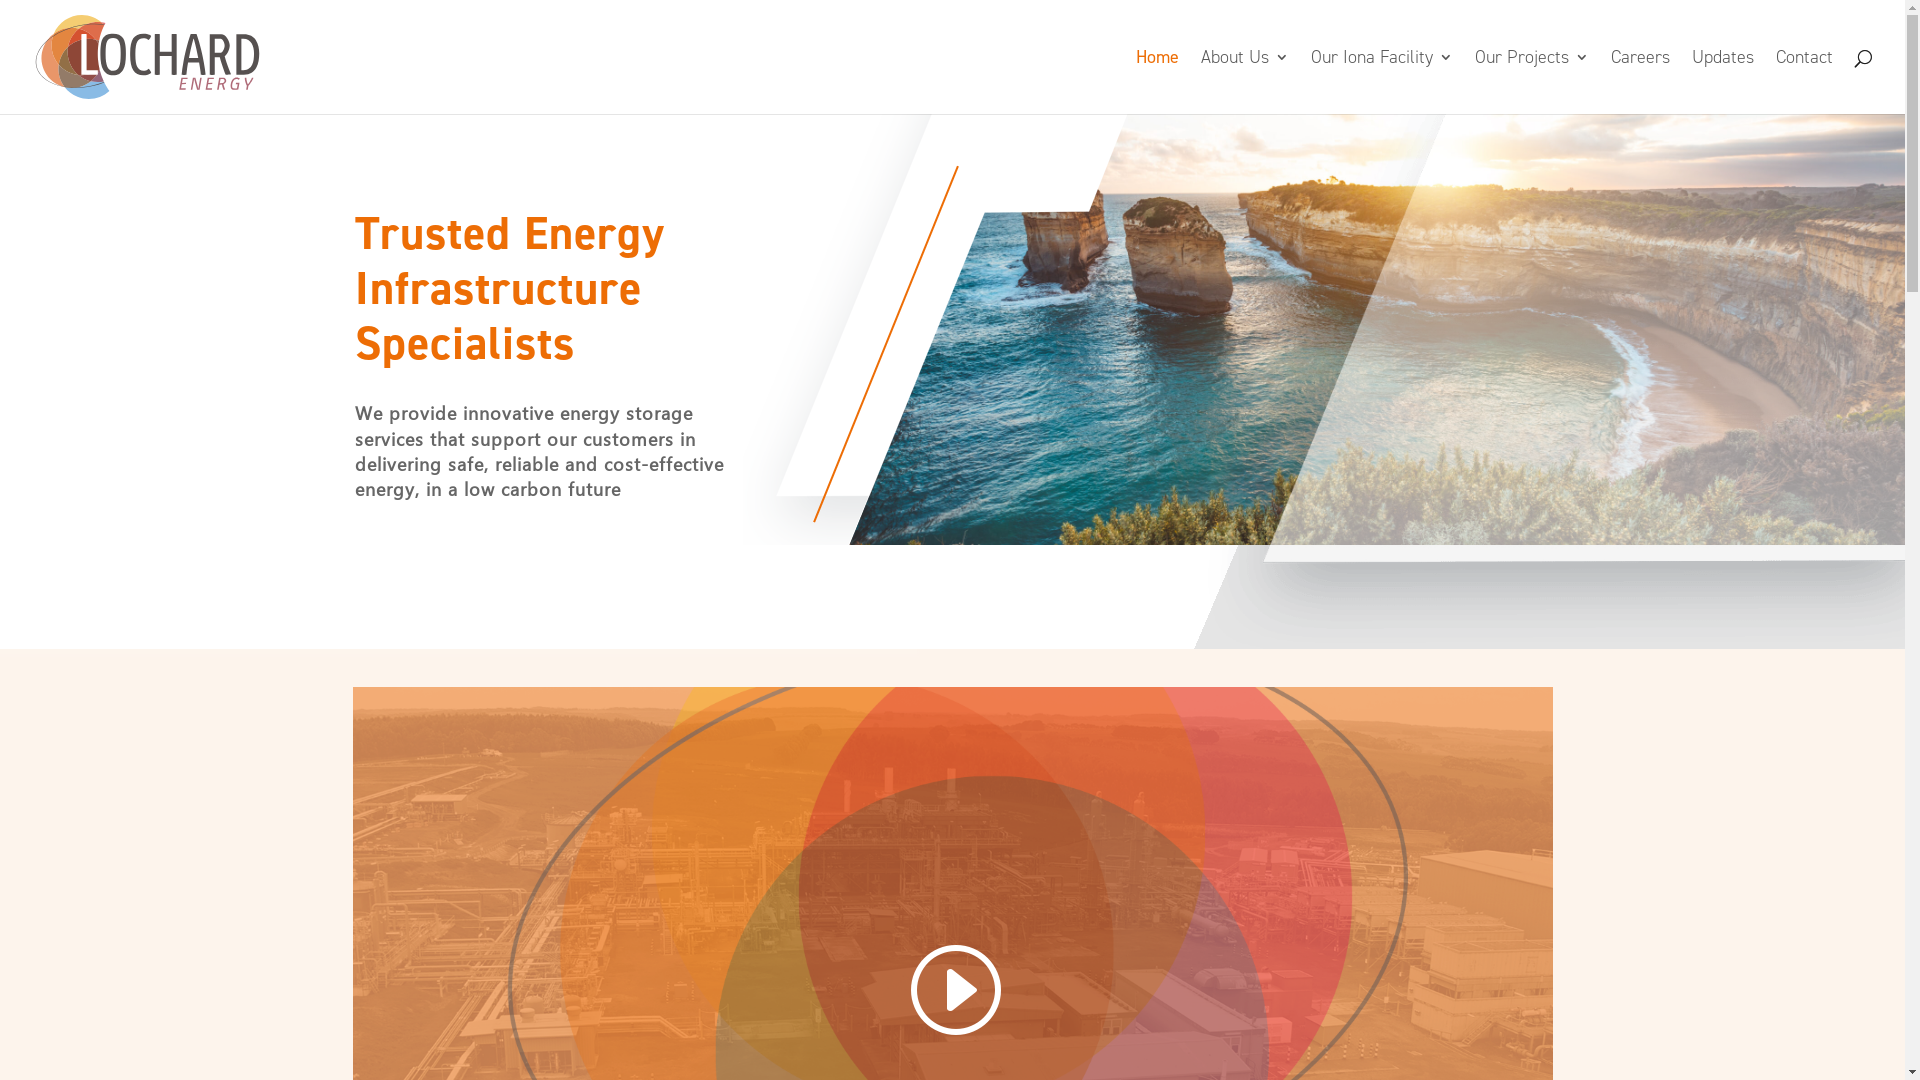 The image size is (1920, 1080). Describe the element at coordinates (1200, 80) in the screenshot. I see `'About Us'` at that location.